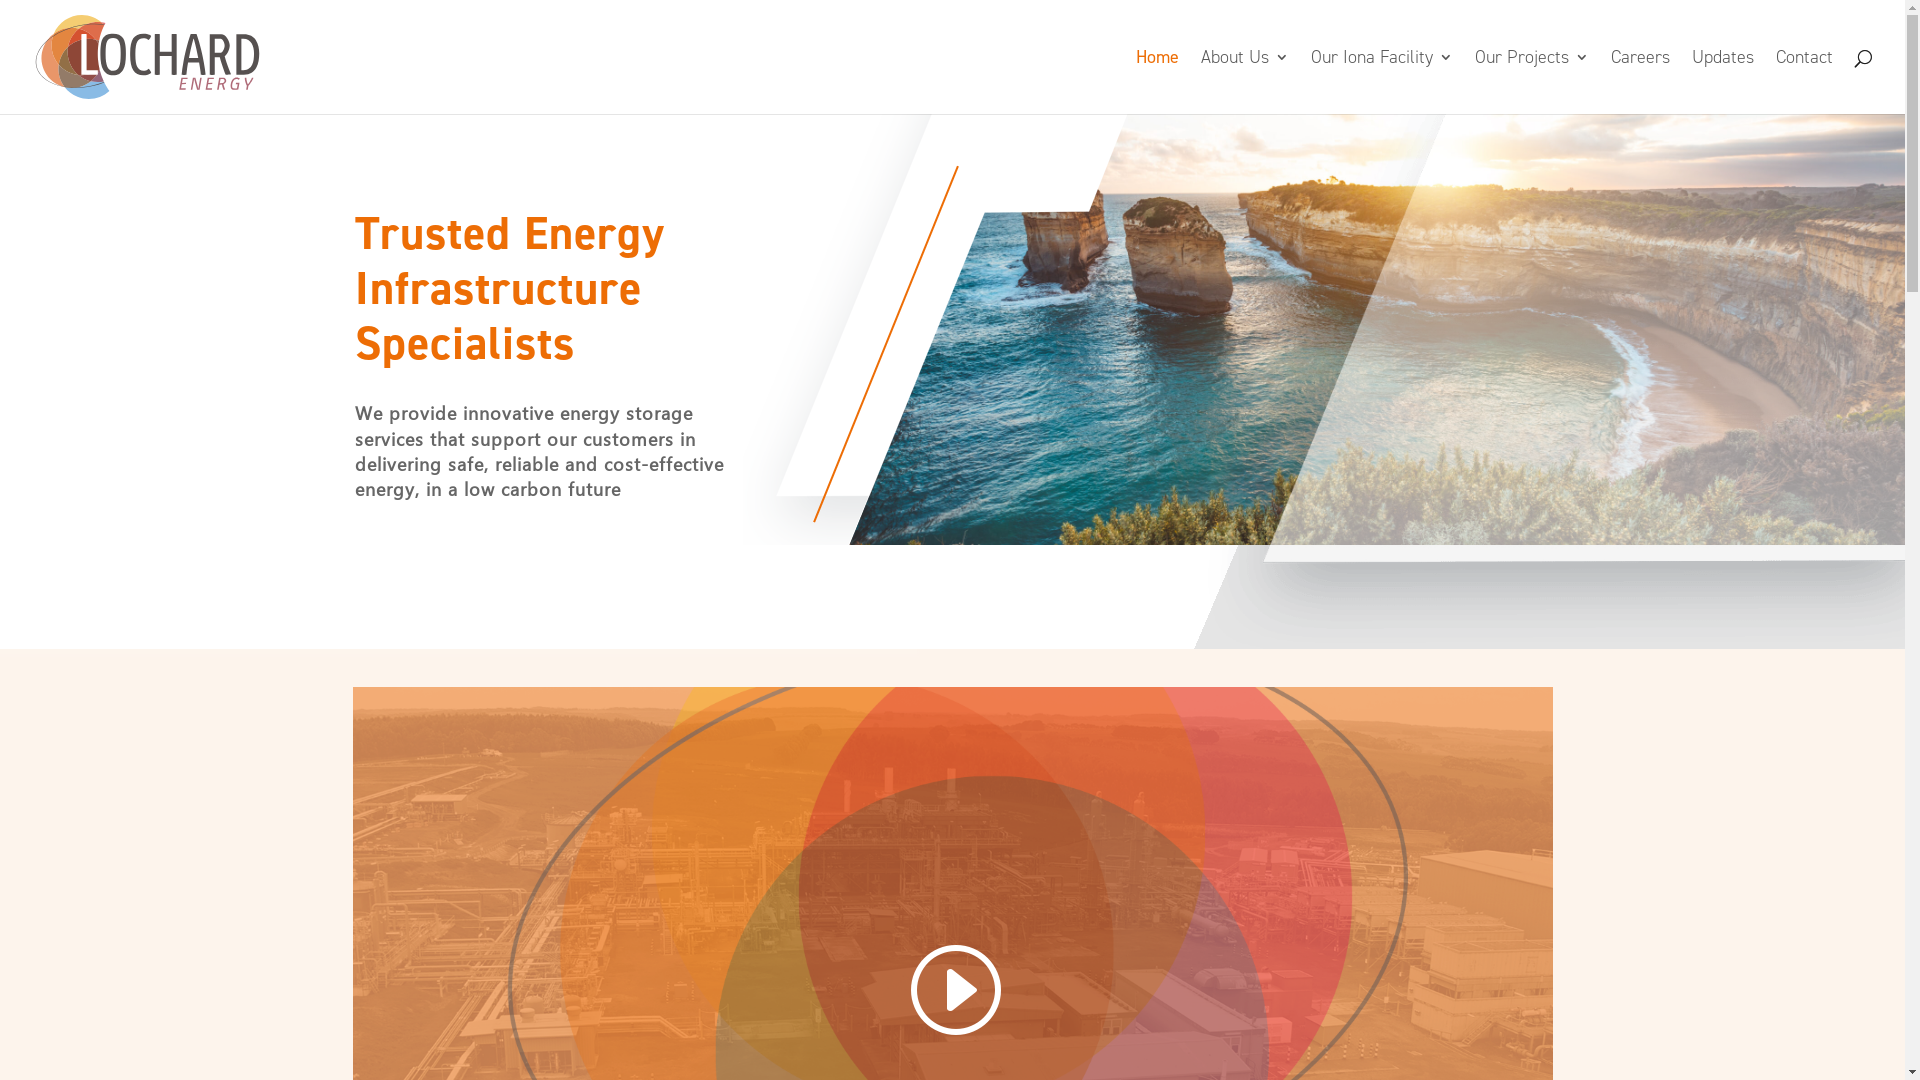 The image size is (1920, 1080). Describe the element at coordinates (1200, 80) in the screenshot. I see `'About Us'` at that location.